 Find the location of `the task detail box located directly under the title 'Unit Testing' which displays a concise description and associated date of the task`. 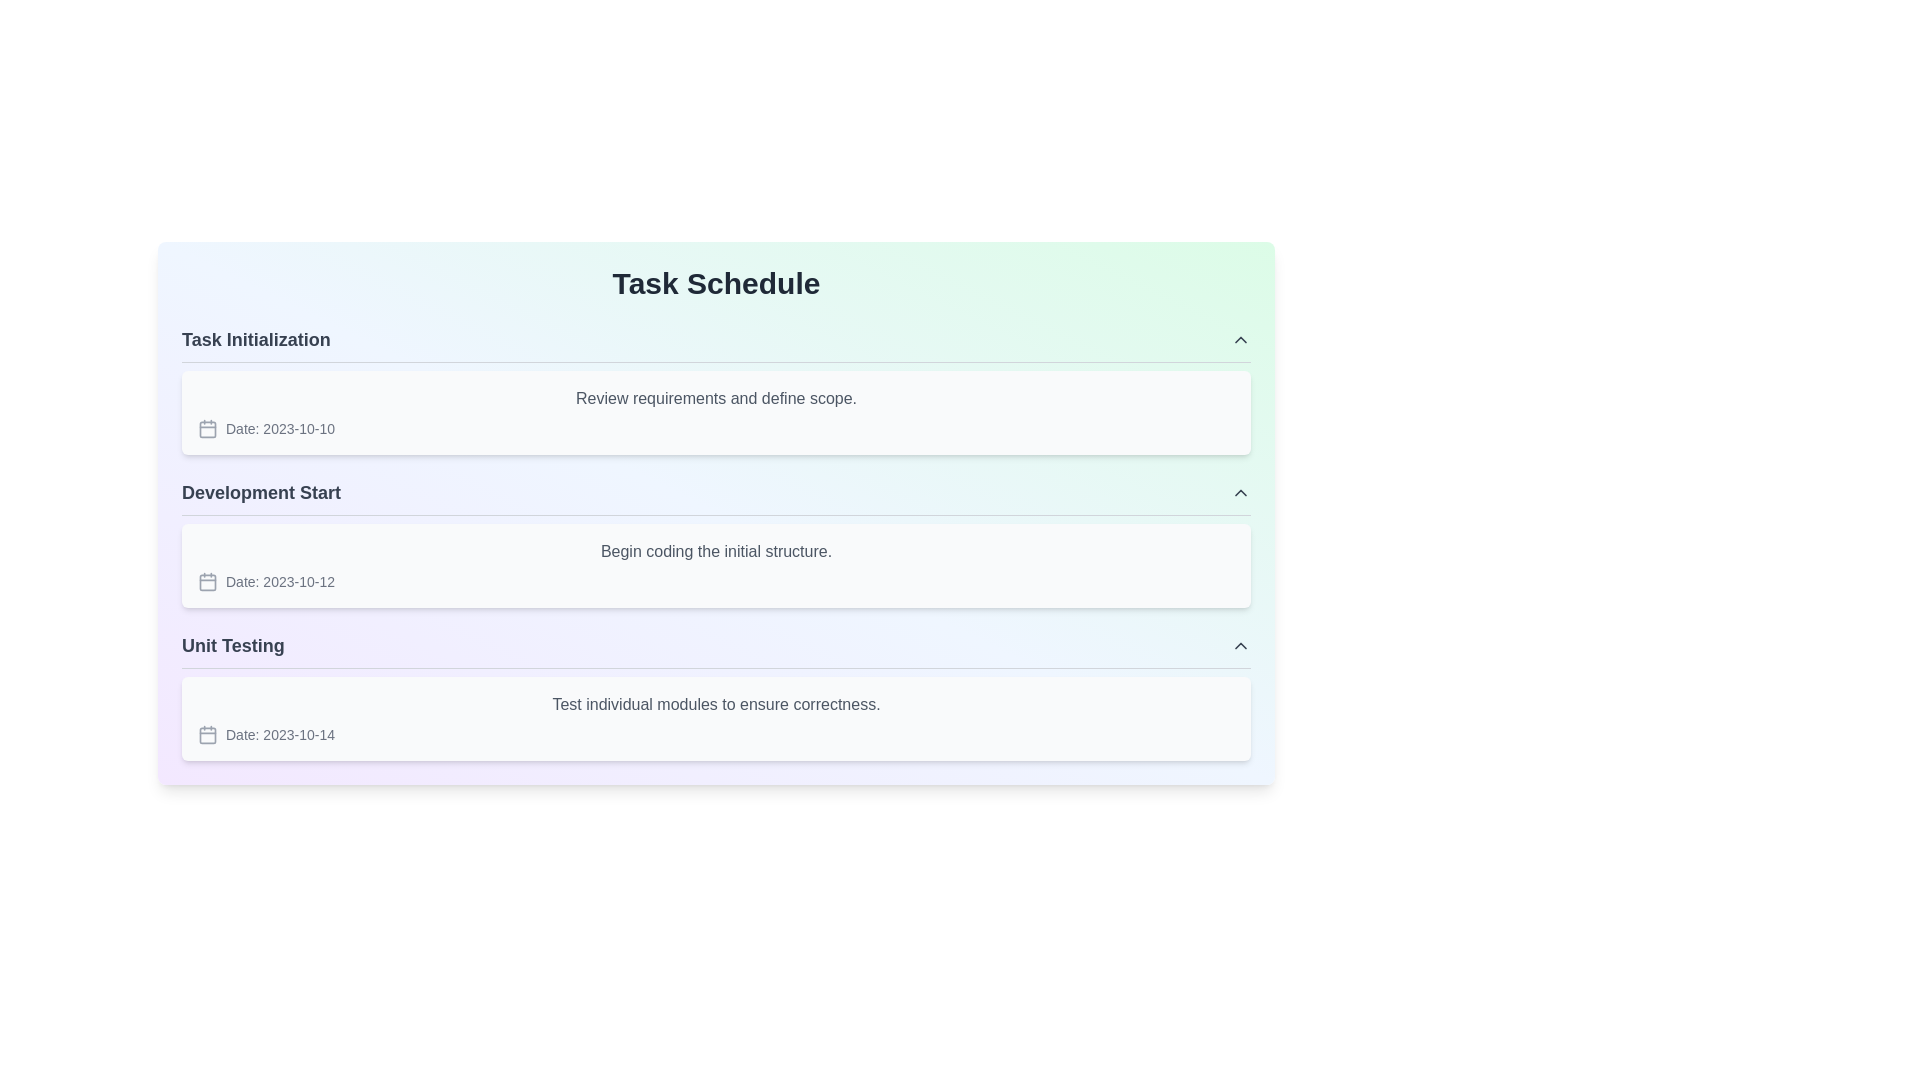

the task detail box located directly under the title 'Unit Testing' which displays a concise description and associated date of the task is located at coordinates (716, 717).